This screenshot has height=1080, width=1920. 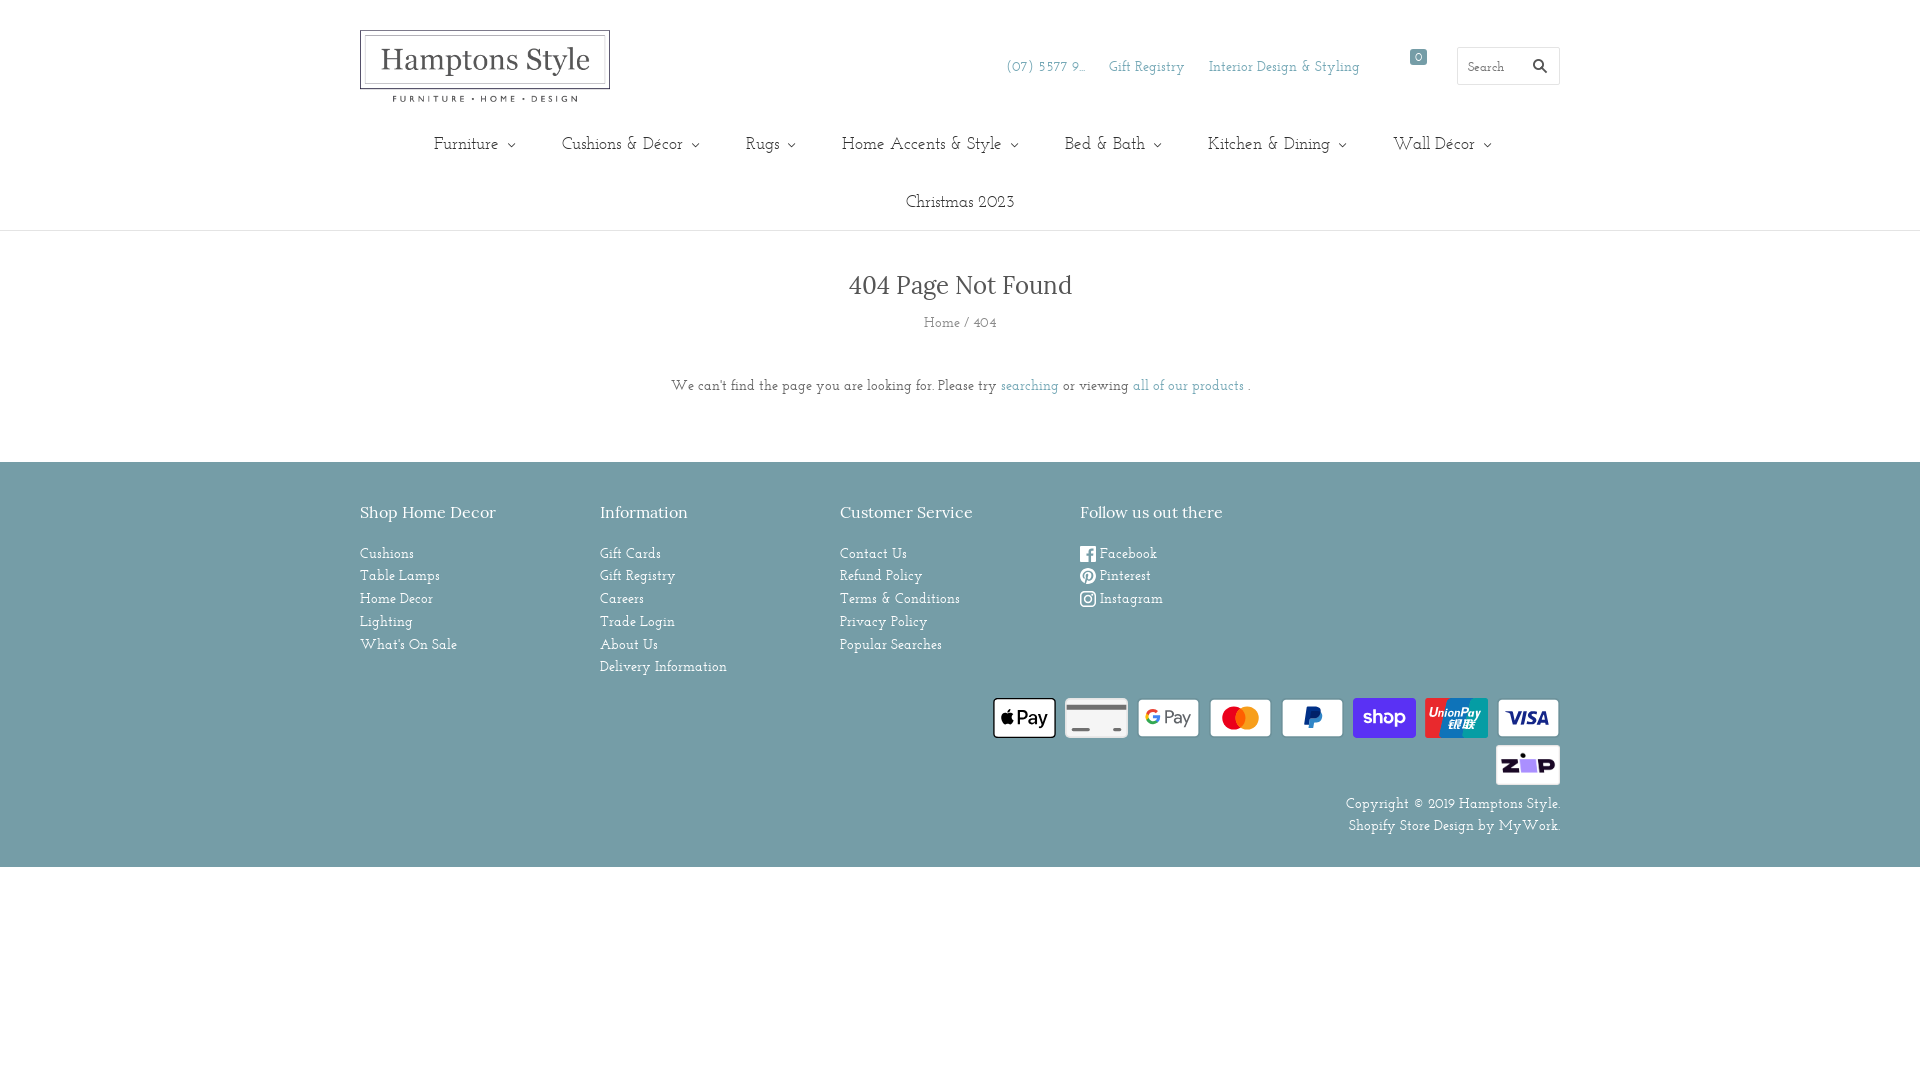 I want to click on 'Gift Registry', so click(x=1107, y=64).